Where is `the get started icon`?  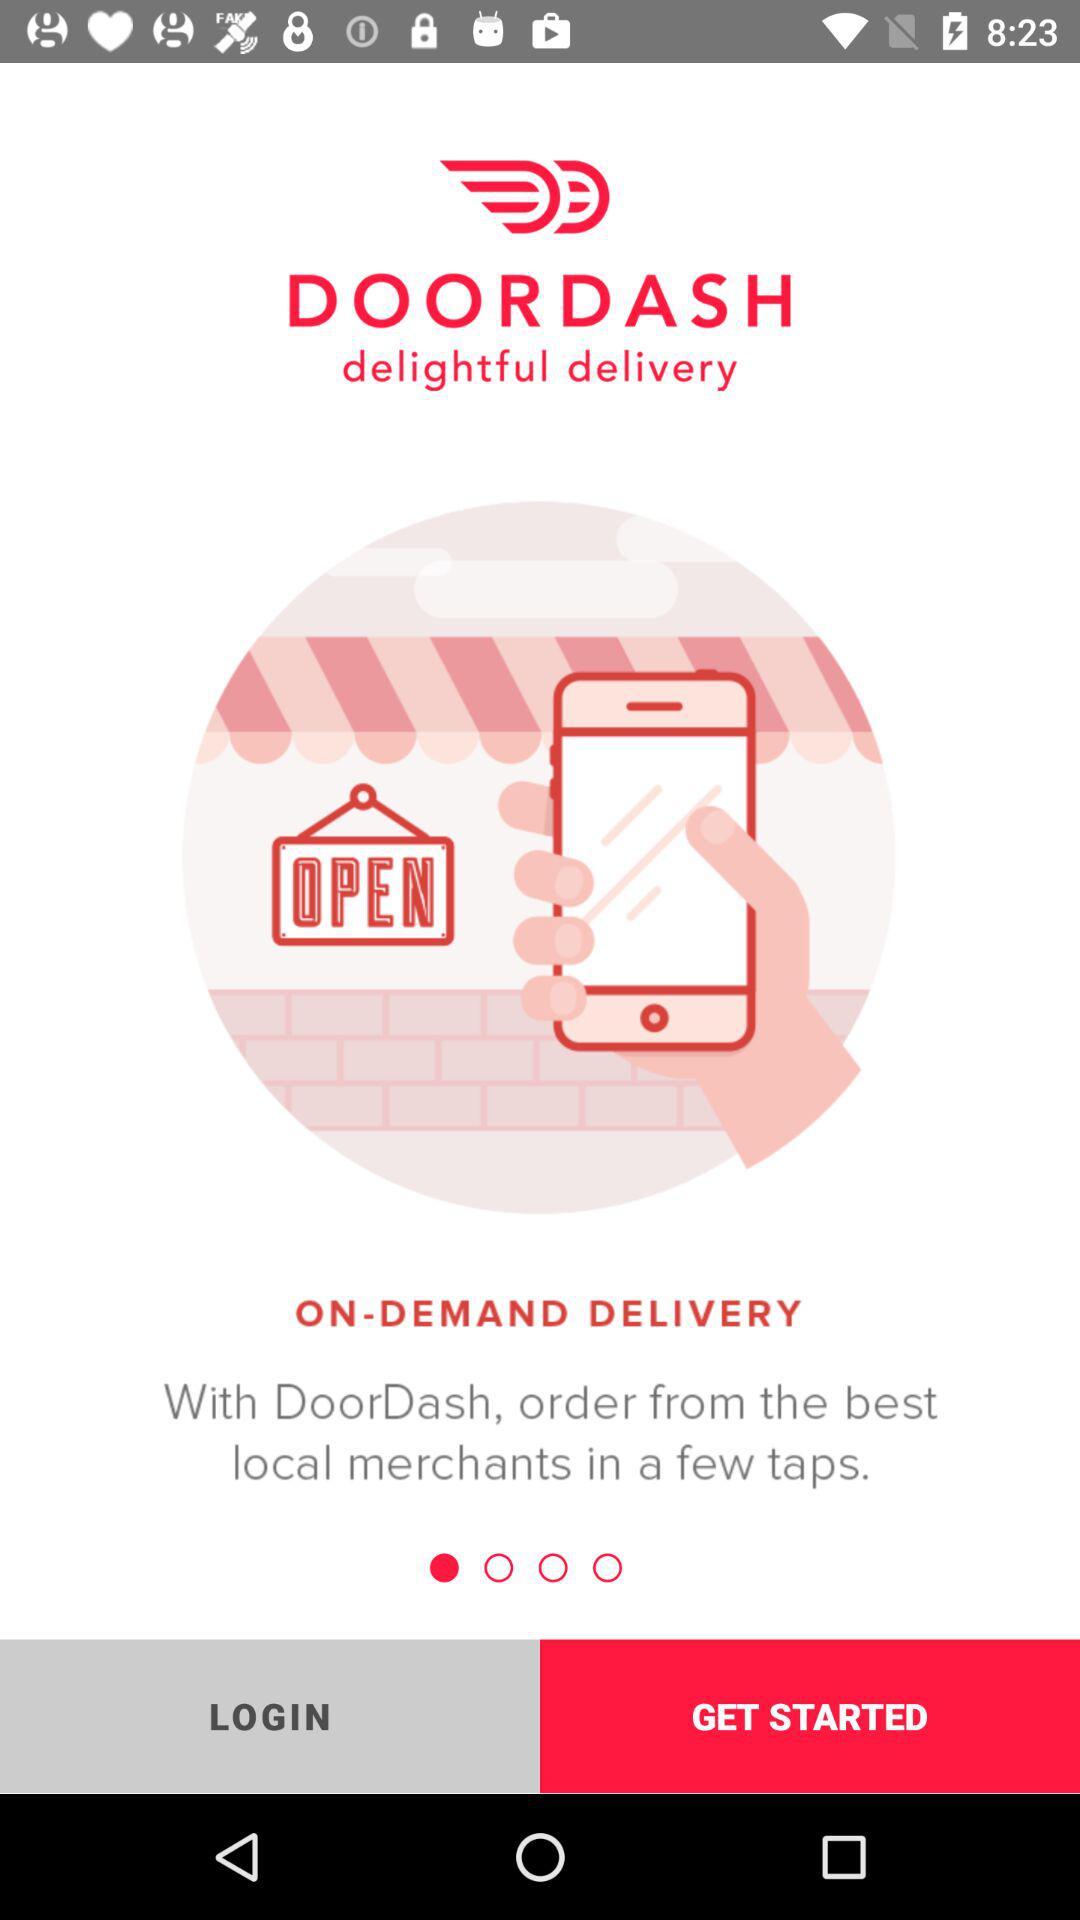 the get started icon is located at coordinates (810, 1715).